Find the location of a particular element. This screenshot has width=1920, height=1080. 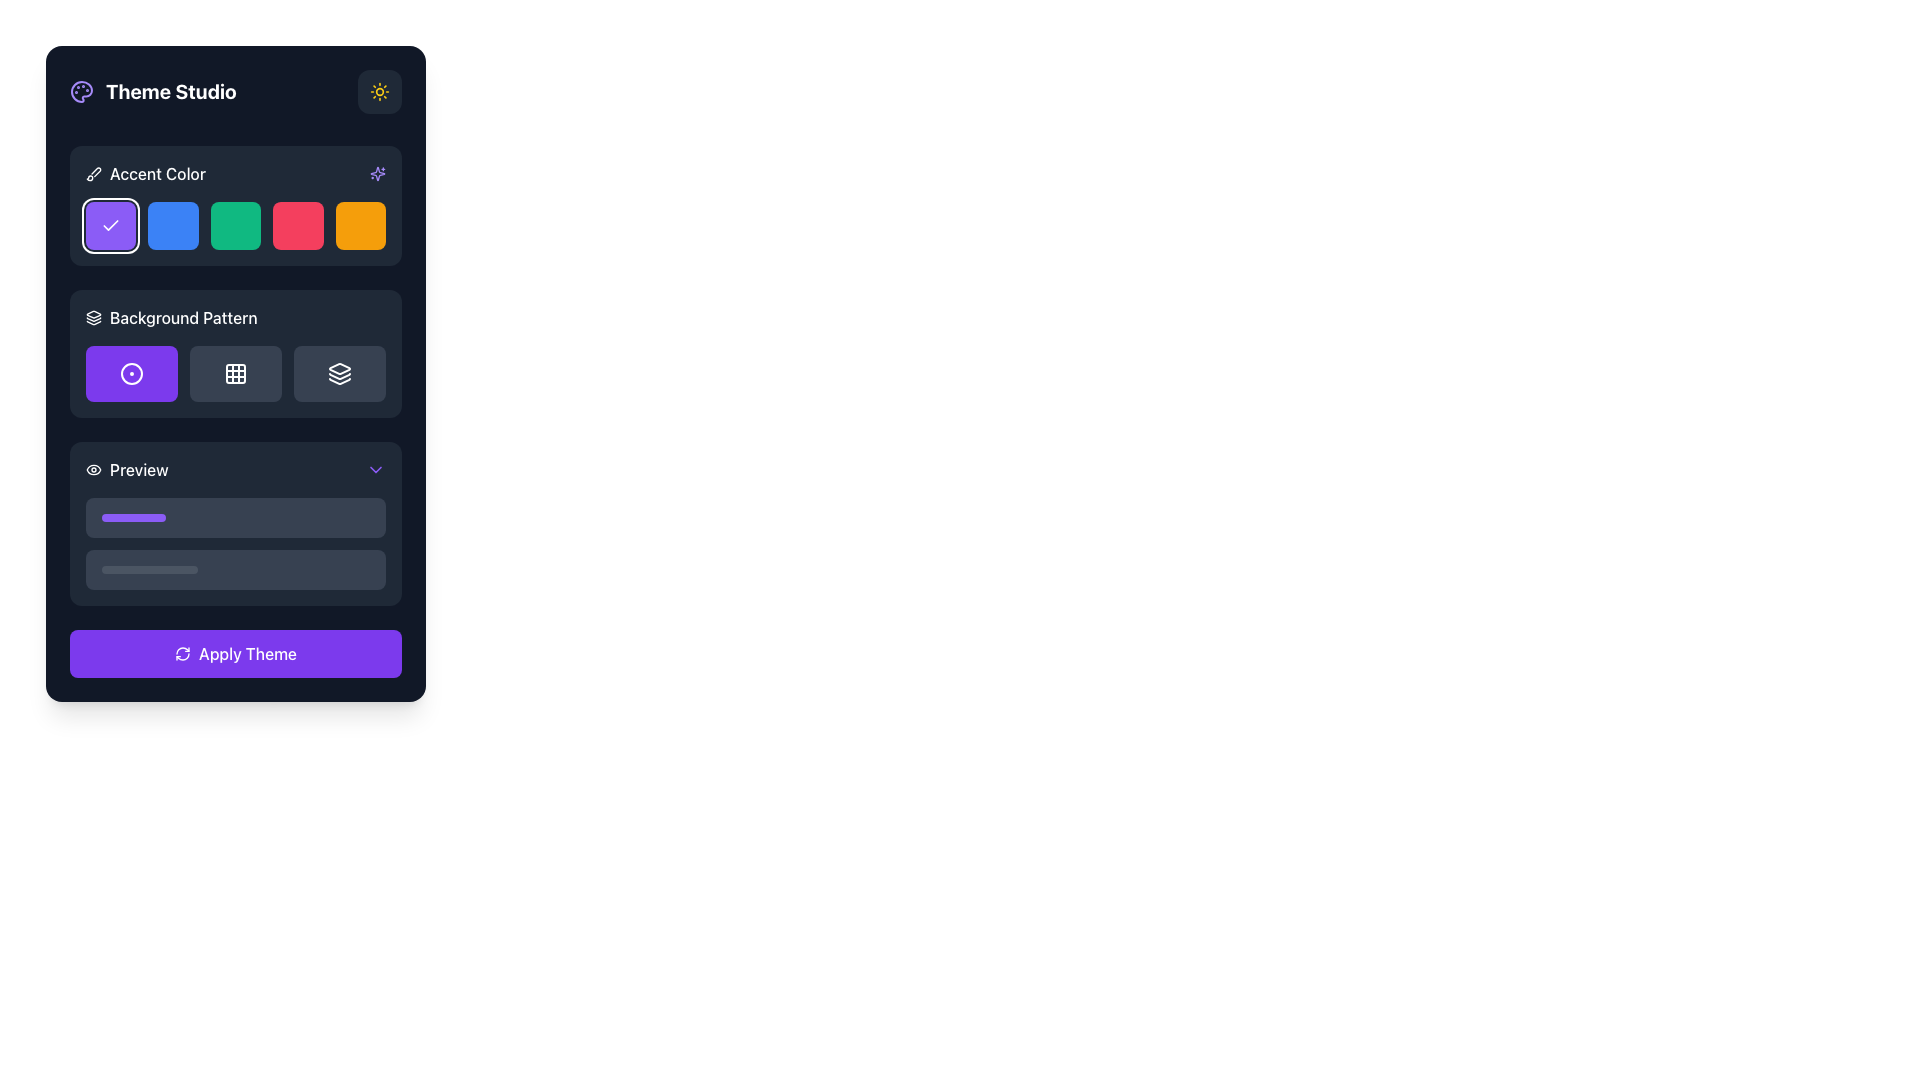

the sun-shaped icon located inside the interactive button in the top-right corner of the panel is located at coordinates (379, 92).